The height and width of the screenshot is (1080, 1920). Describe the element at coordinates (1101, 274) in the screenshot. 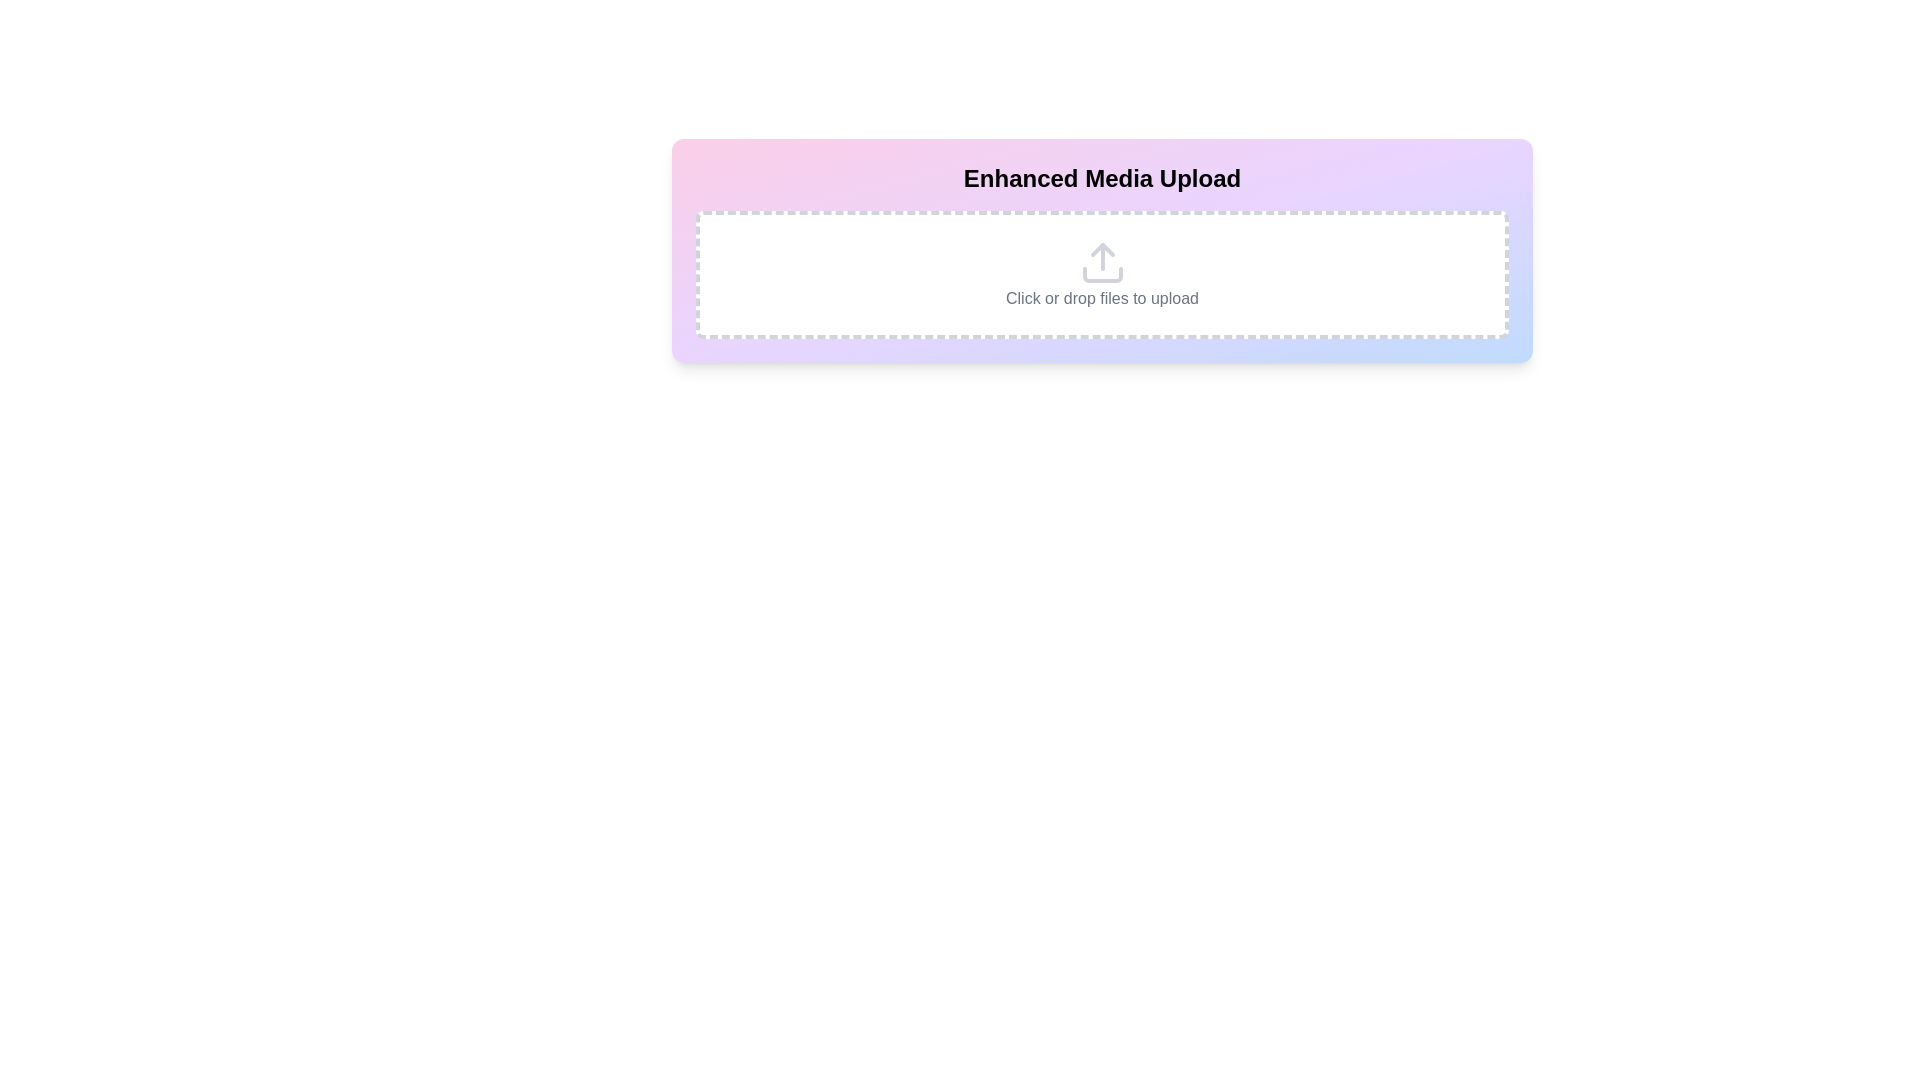

I see `the rectangular base of the upload icon in the Enhanced Media Upload interface` at that location.